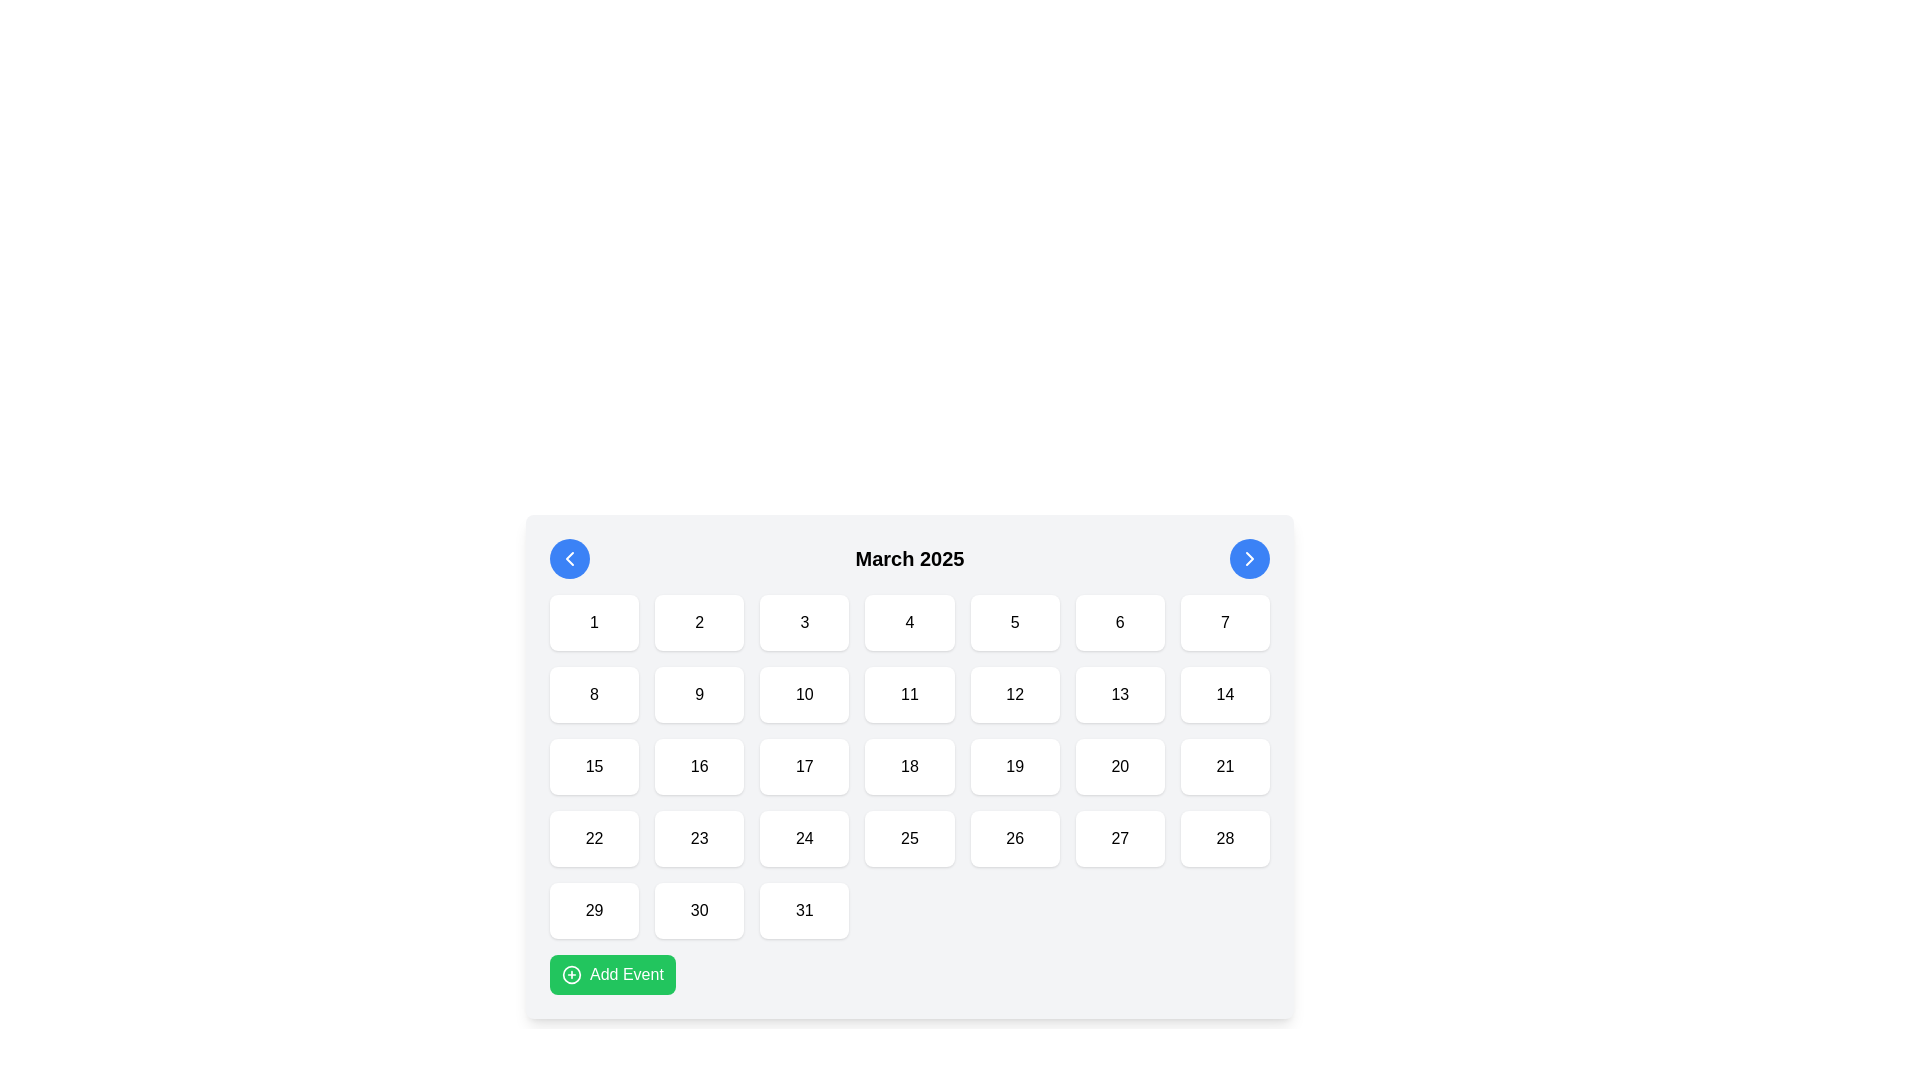 The height and width of the screenshot is (1080, 1920). I want to click on the calendar day cell representing the 25th of March 2025, so click(909, 839).